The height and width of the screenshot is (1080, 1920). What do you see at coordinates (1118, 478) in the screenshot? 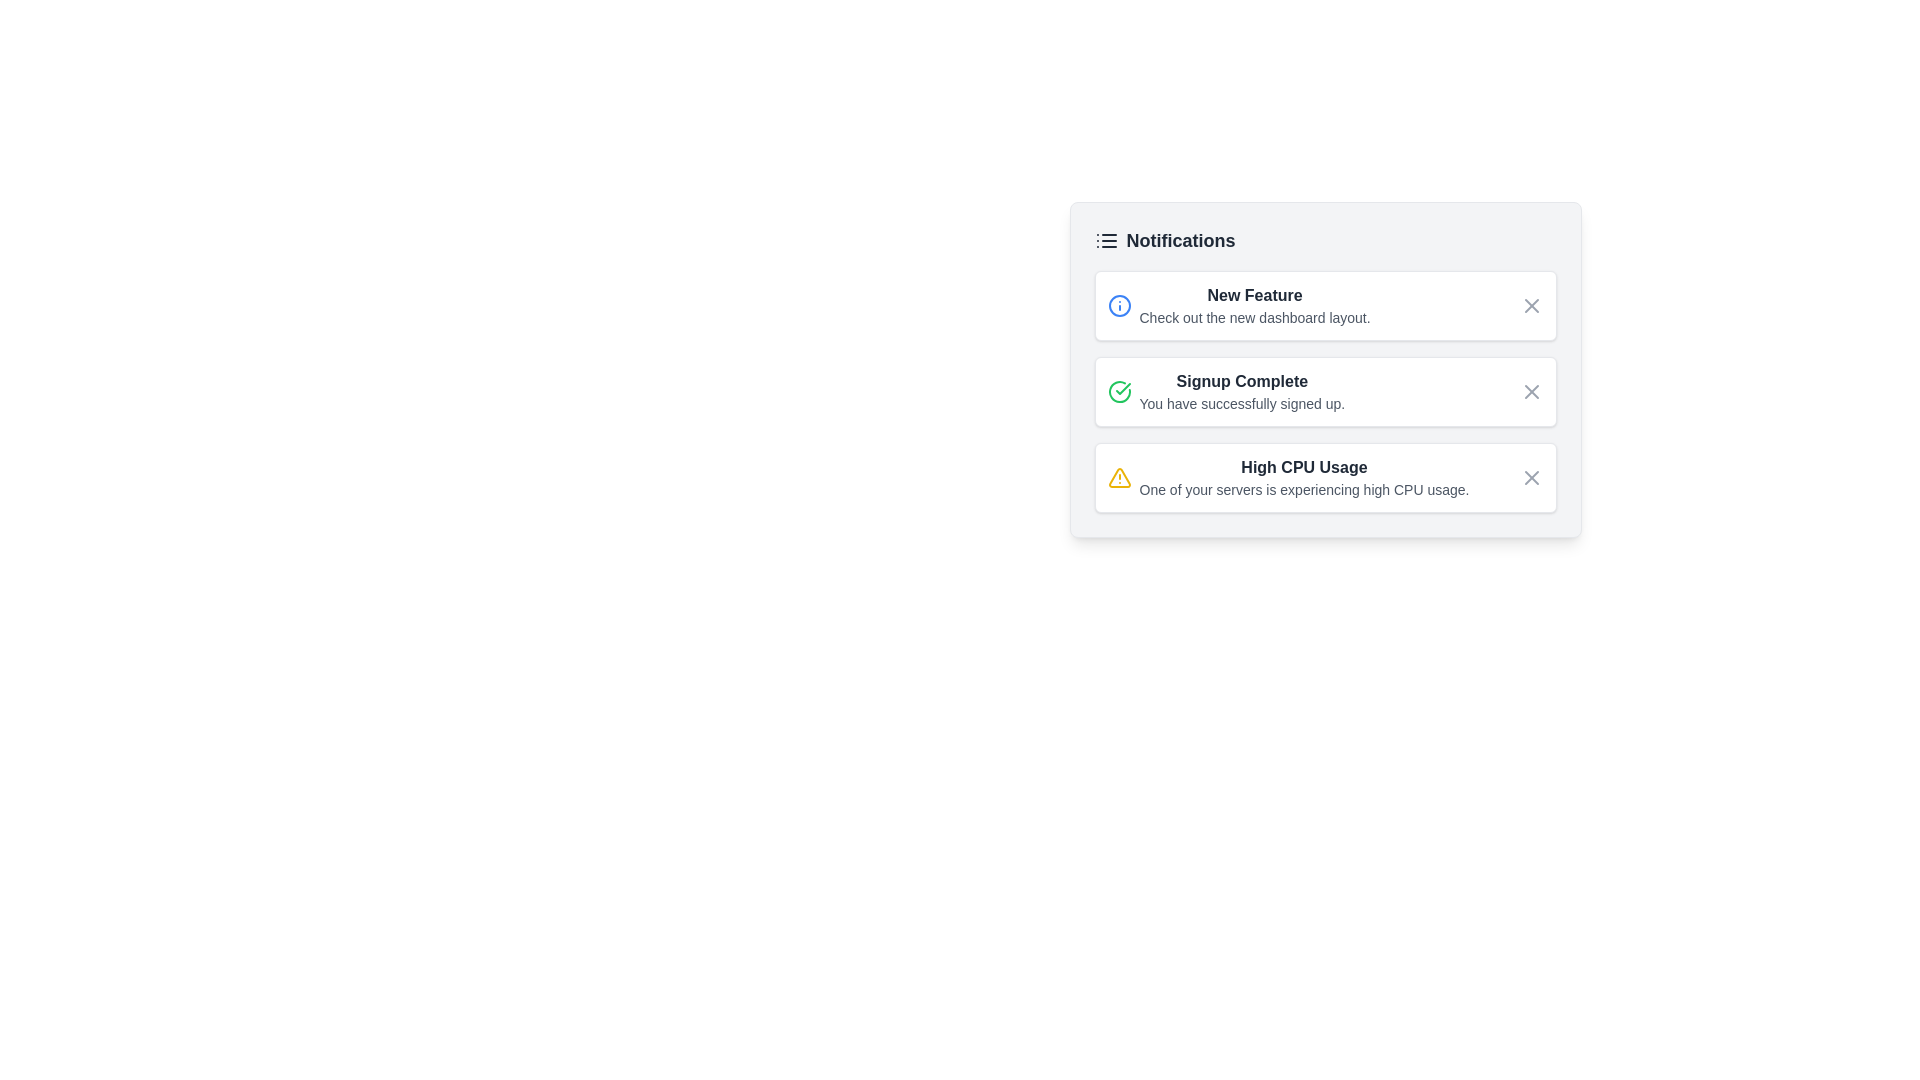
I see `the yellow triangular warning icon with an exclamation mark, which is part of a notification message indicating 'High CPU Usage'` at bounding box center [1118, 478].